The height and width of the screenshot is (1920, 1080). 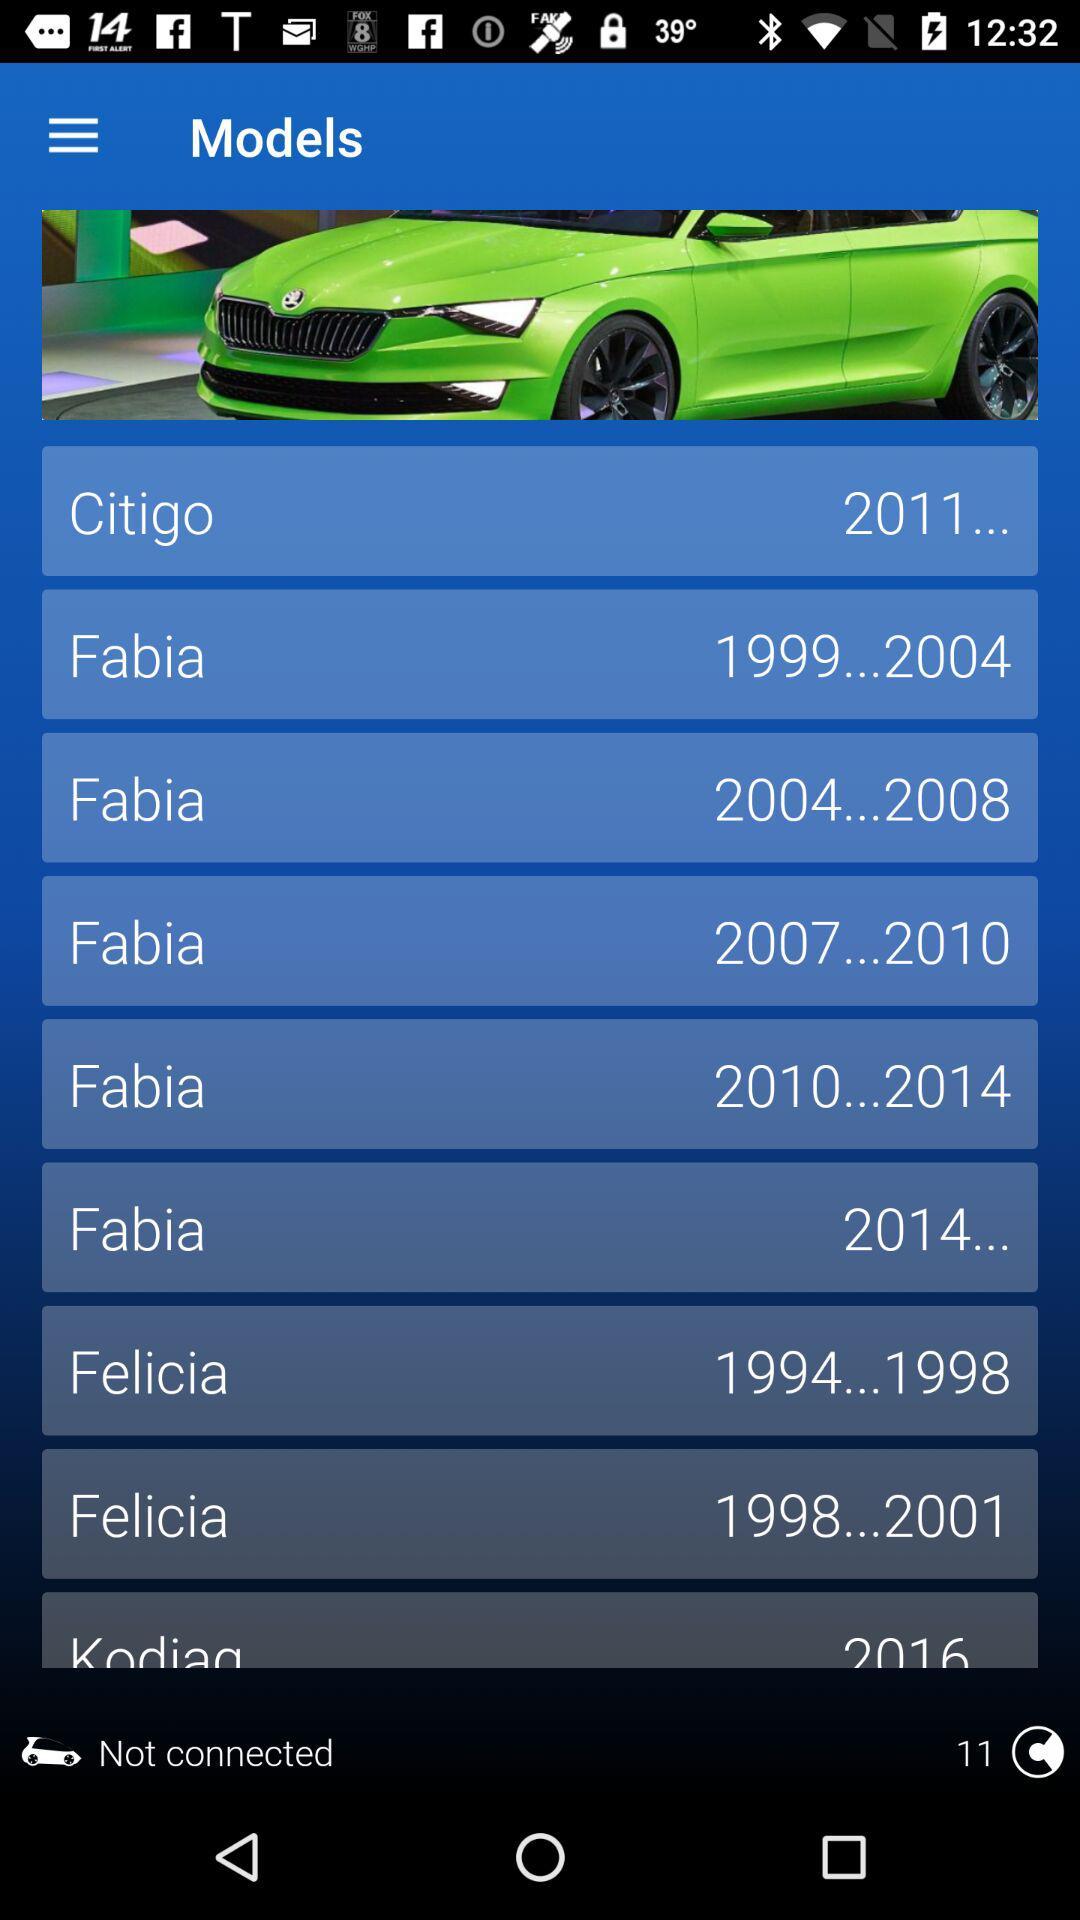 What do you see at coordinates (926, 1226) in the screenshot?
I see `the item next to fabia` at bounding box center [926, 1226].